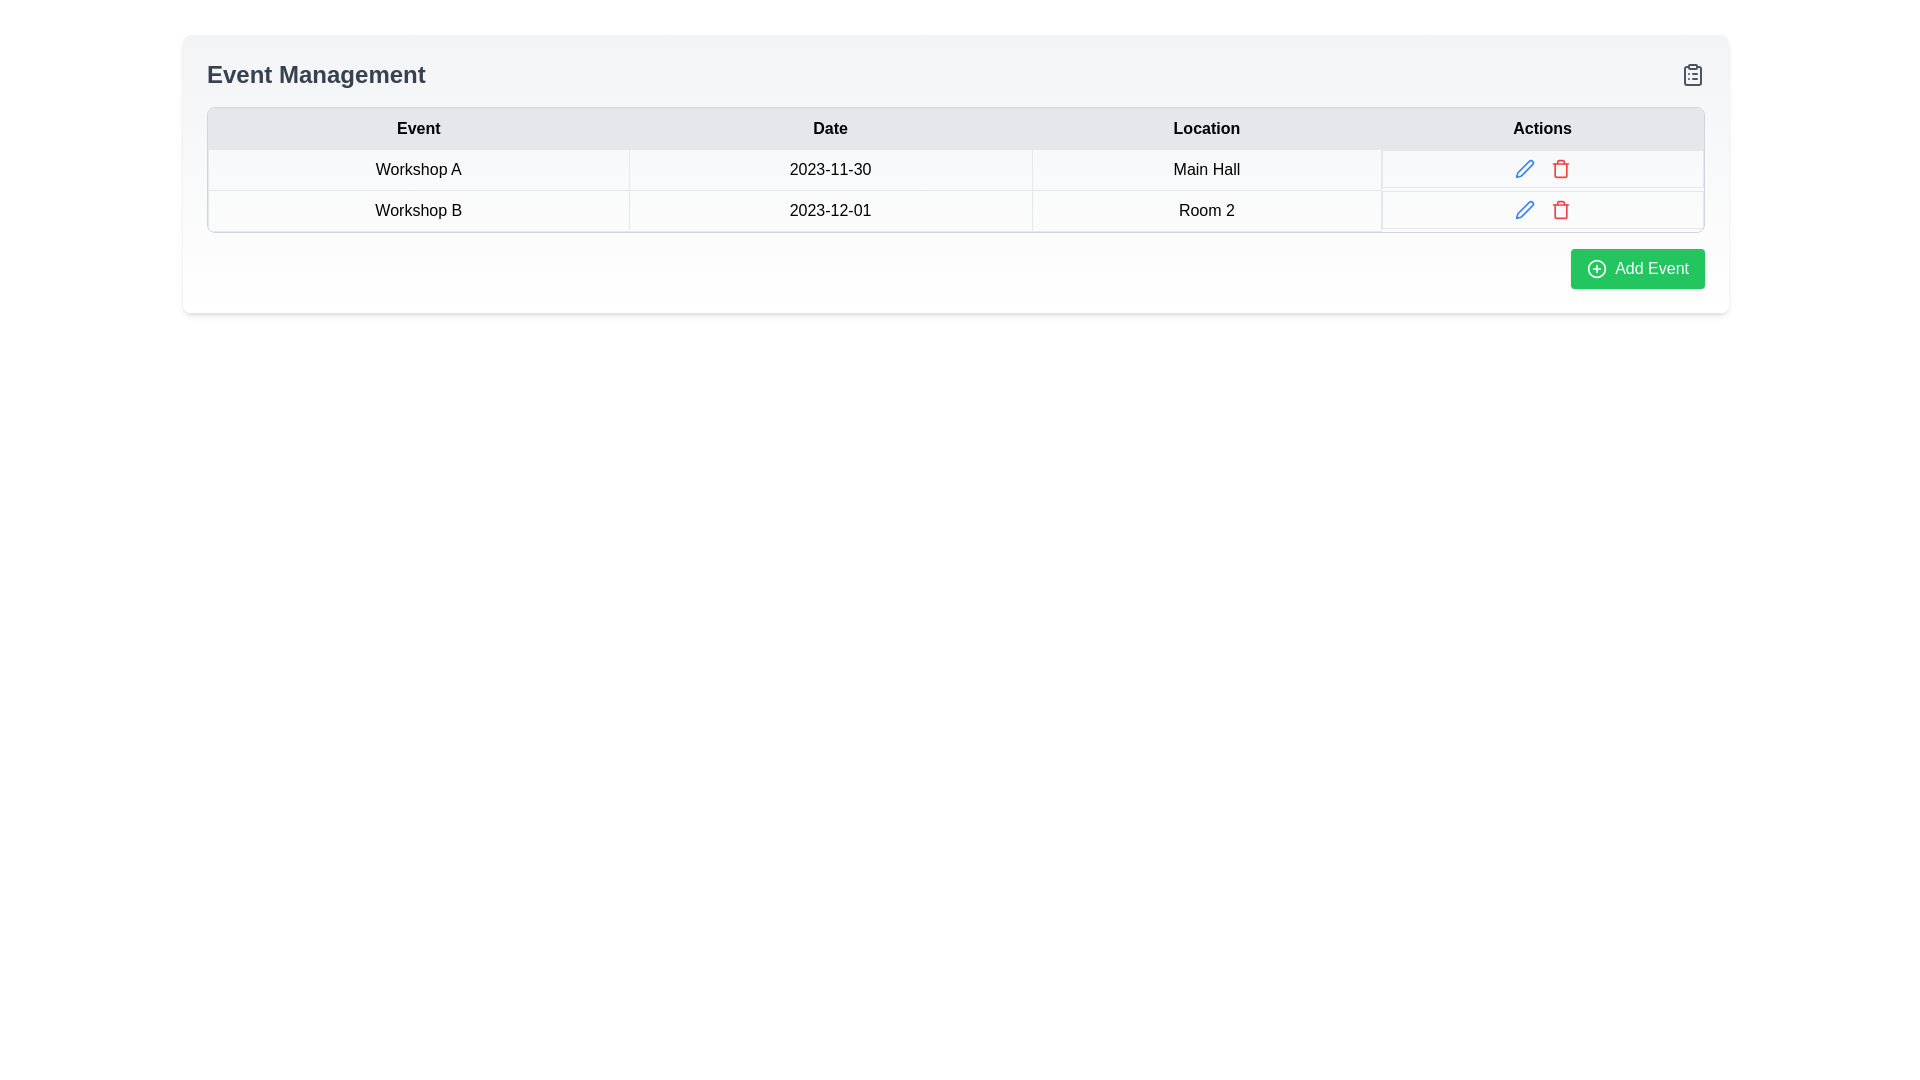 The height and width of the screenshot is (1080, 1920). What do you see at coordinates (1541, 168) in the screenshot?
I see `the interactive icons in the 'Actions' column of the table corresponding to 'Workshop A', '2023-11-30', and 'Main Hall'` at bounding box center [1541, 168].